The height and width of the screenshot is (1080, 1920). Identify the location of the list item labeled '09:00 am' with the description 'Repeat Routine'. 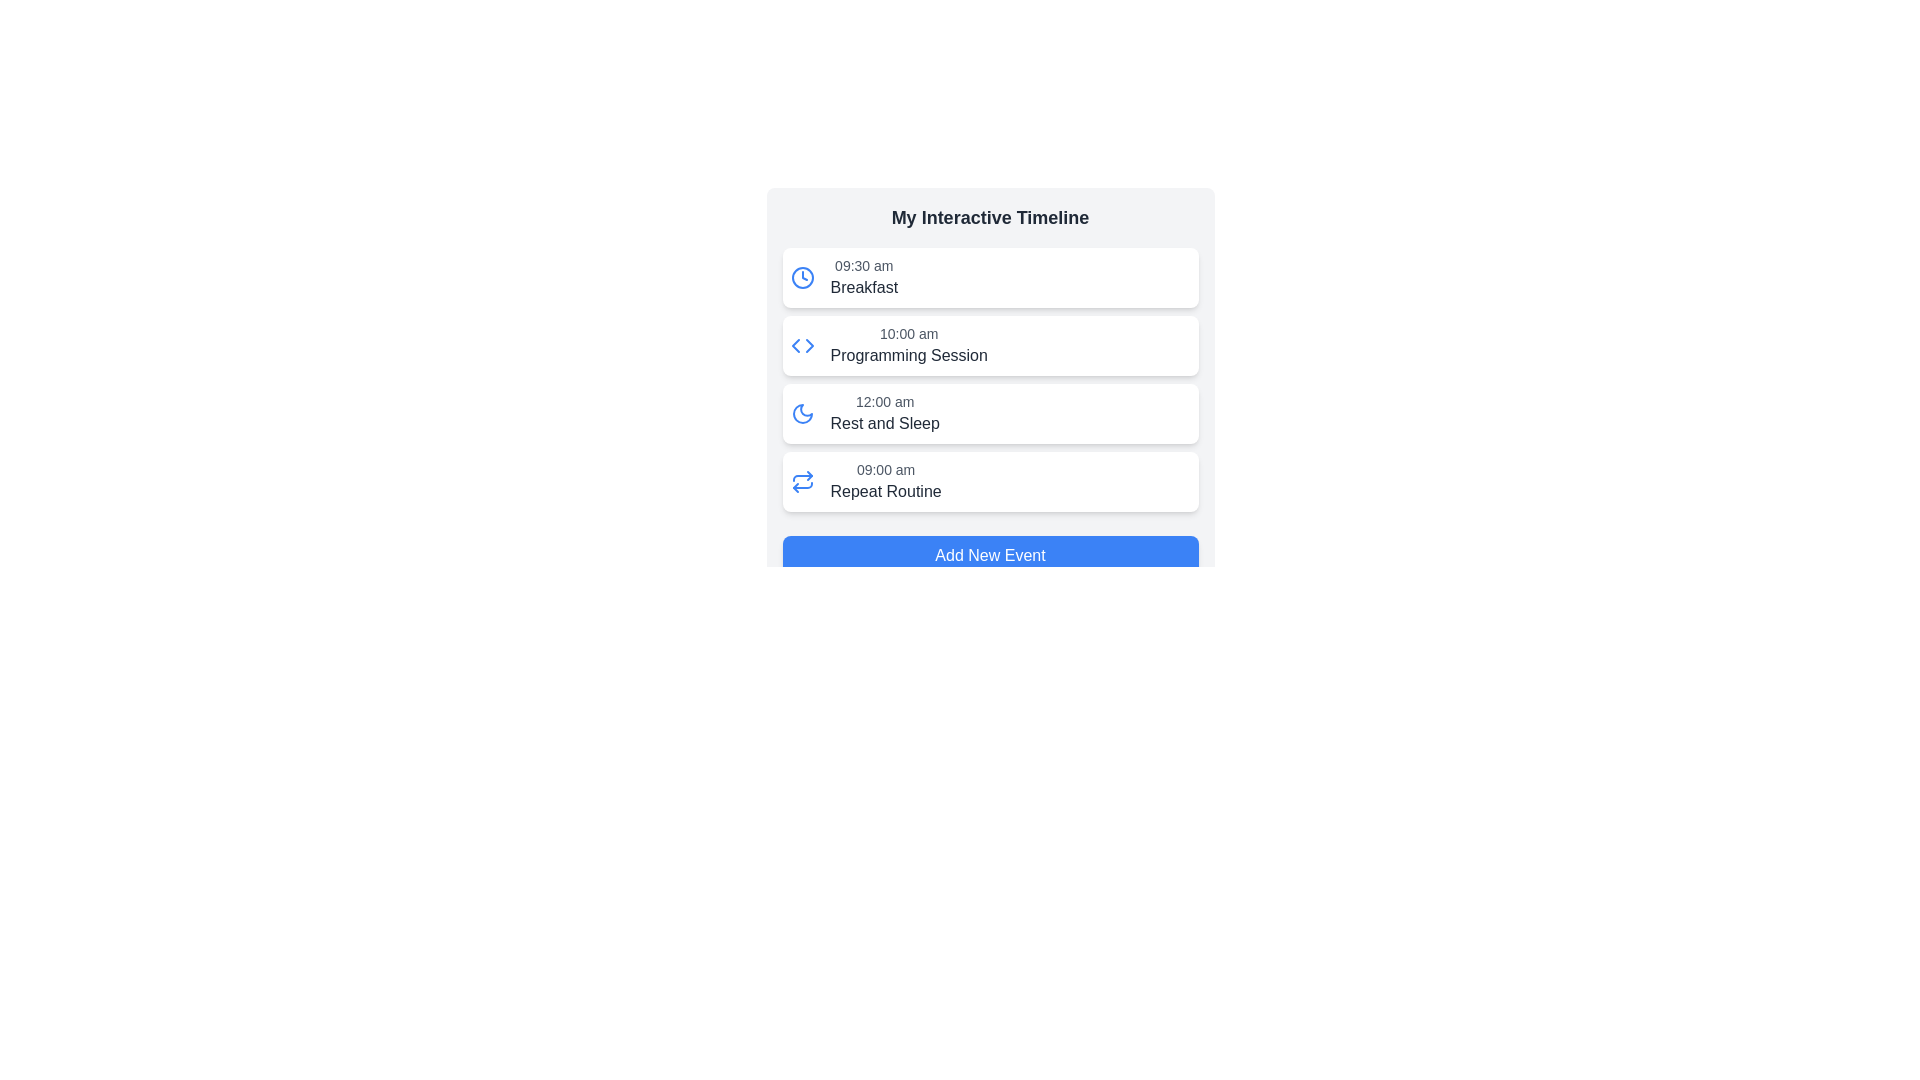
(865, 482).